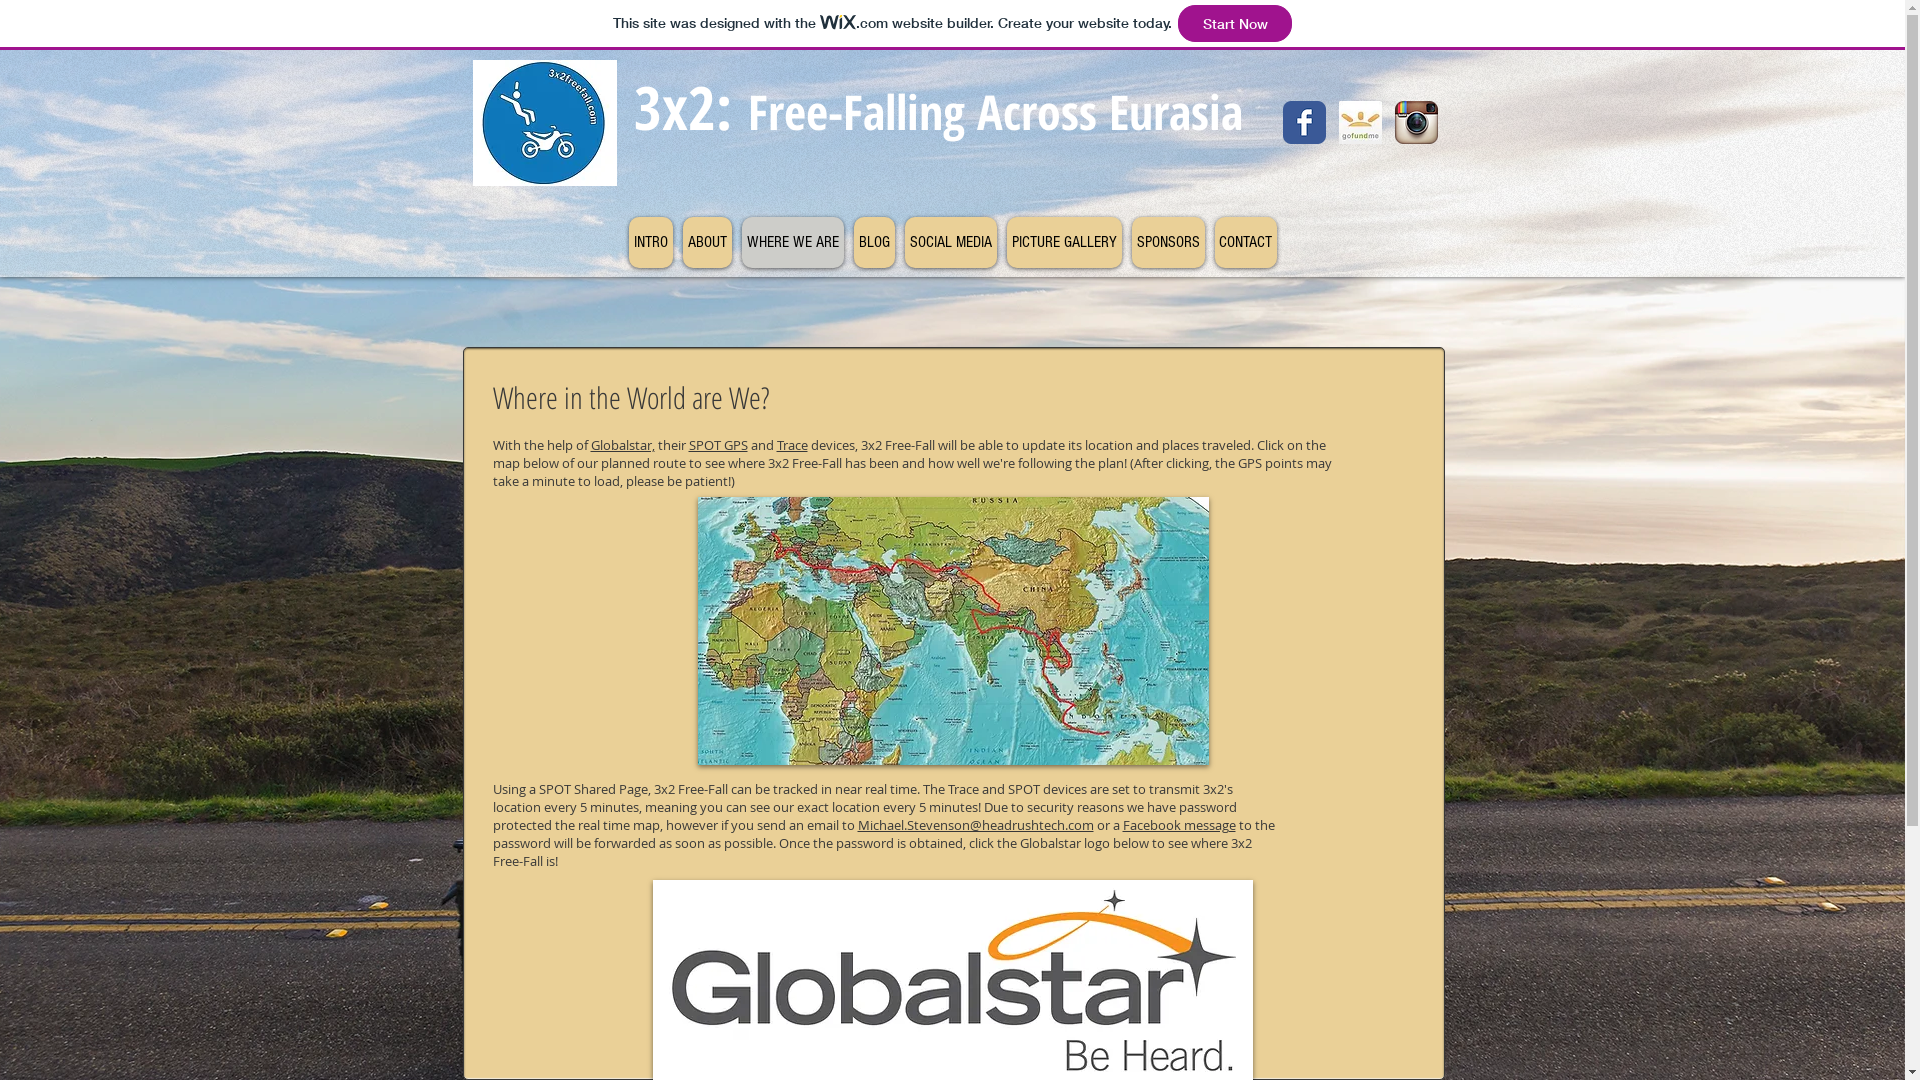 This screenshot has height=1080, width=1920. Describe the element at coordinates (717, 443) in the screenshot. I see `'SPOT GPS'` at that location.